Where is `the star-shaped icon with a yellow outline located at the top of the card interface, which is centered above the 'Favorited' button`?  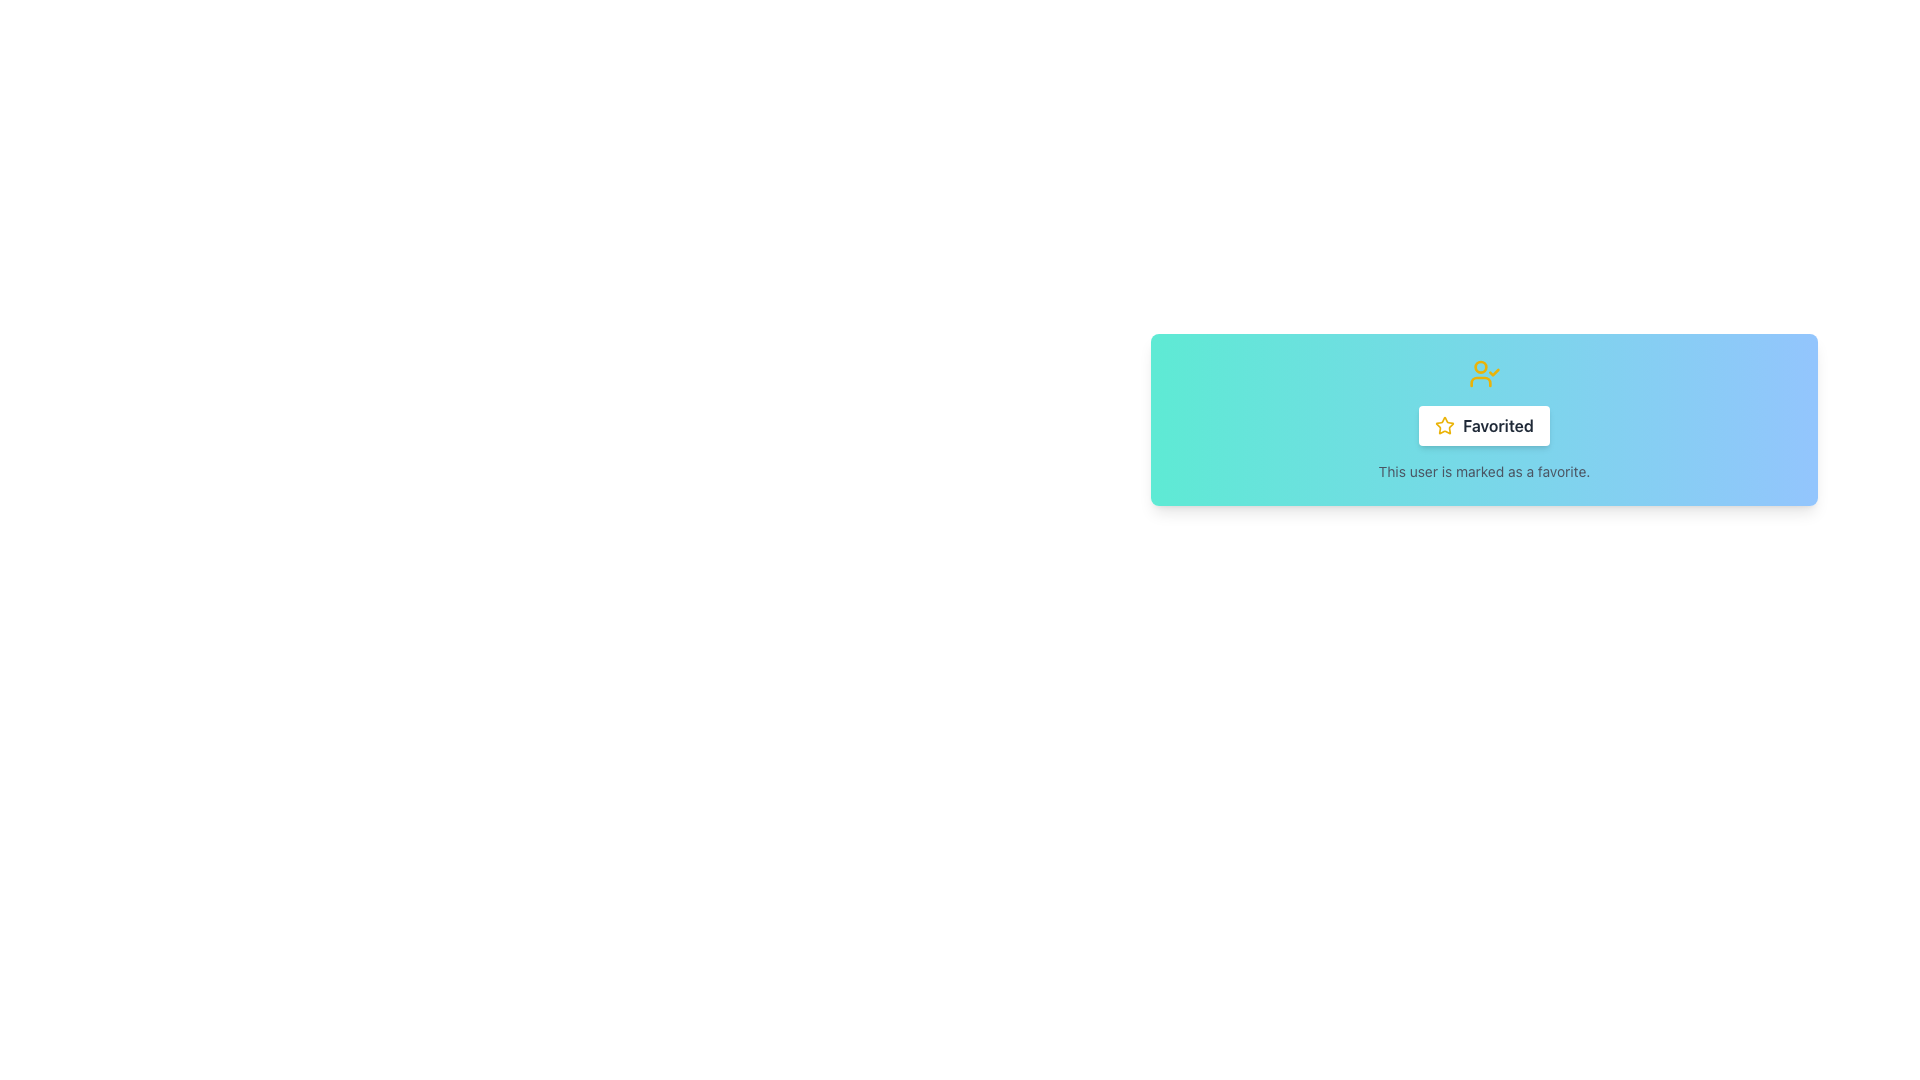
the star-shaped icon with a yellow outline located at the top of the card interface, which is centered above the 'Favorited' button is located at coordinates (1445, 424).